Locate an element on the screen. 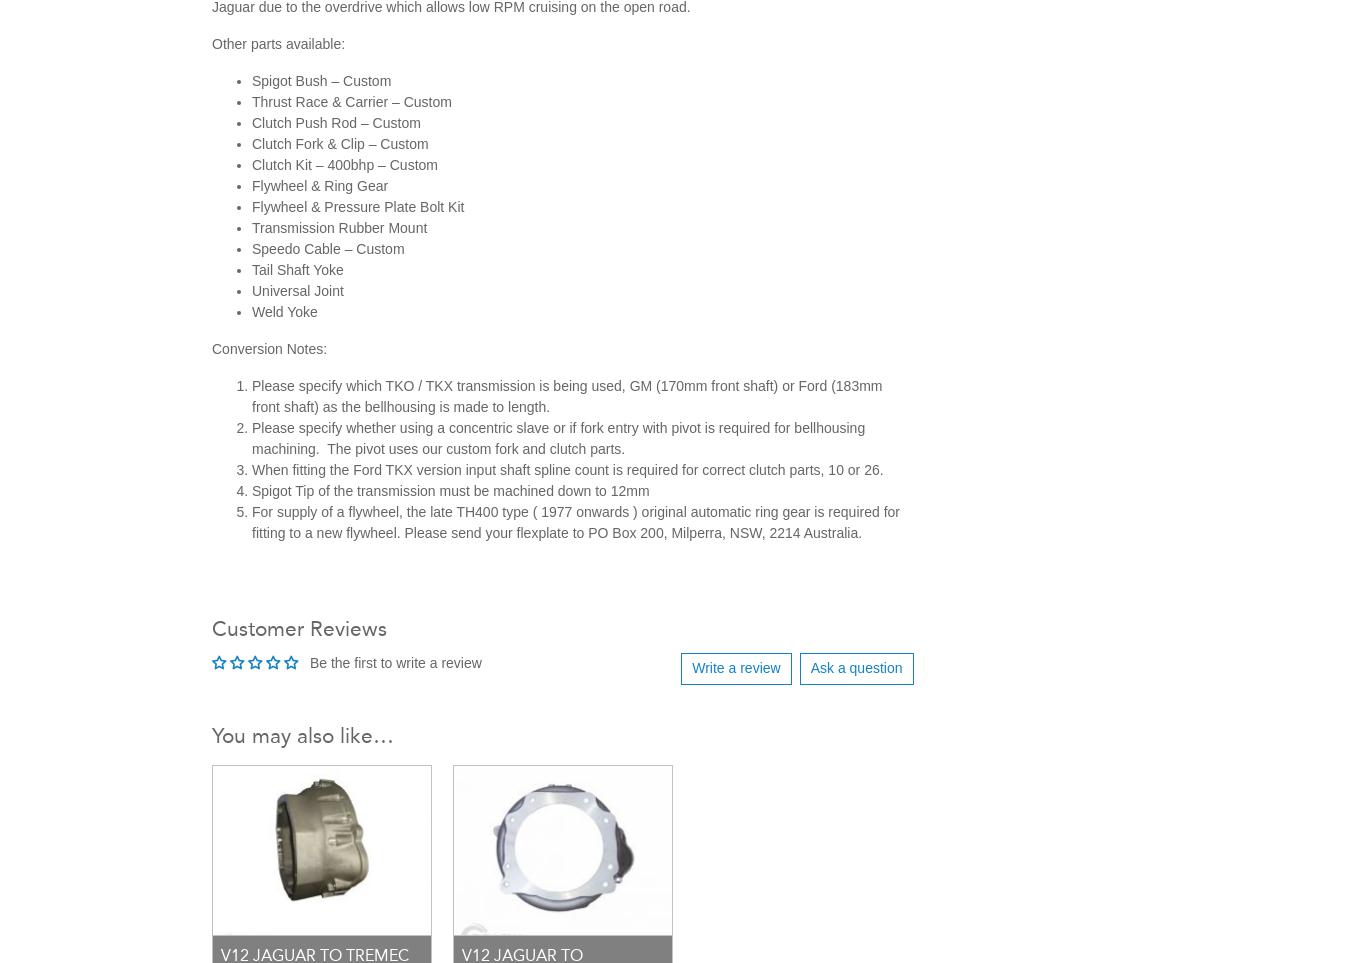  'Weld Yoke' is located at coordinates (284, 310).